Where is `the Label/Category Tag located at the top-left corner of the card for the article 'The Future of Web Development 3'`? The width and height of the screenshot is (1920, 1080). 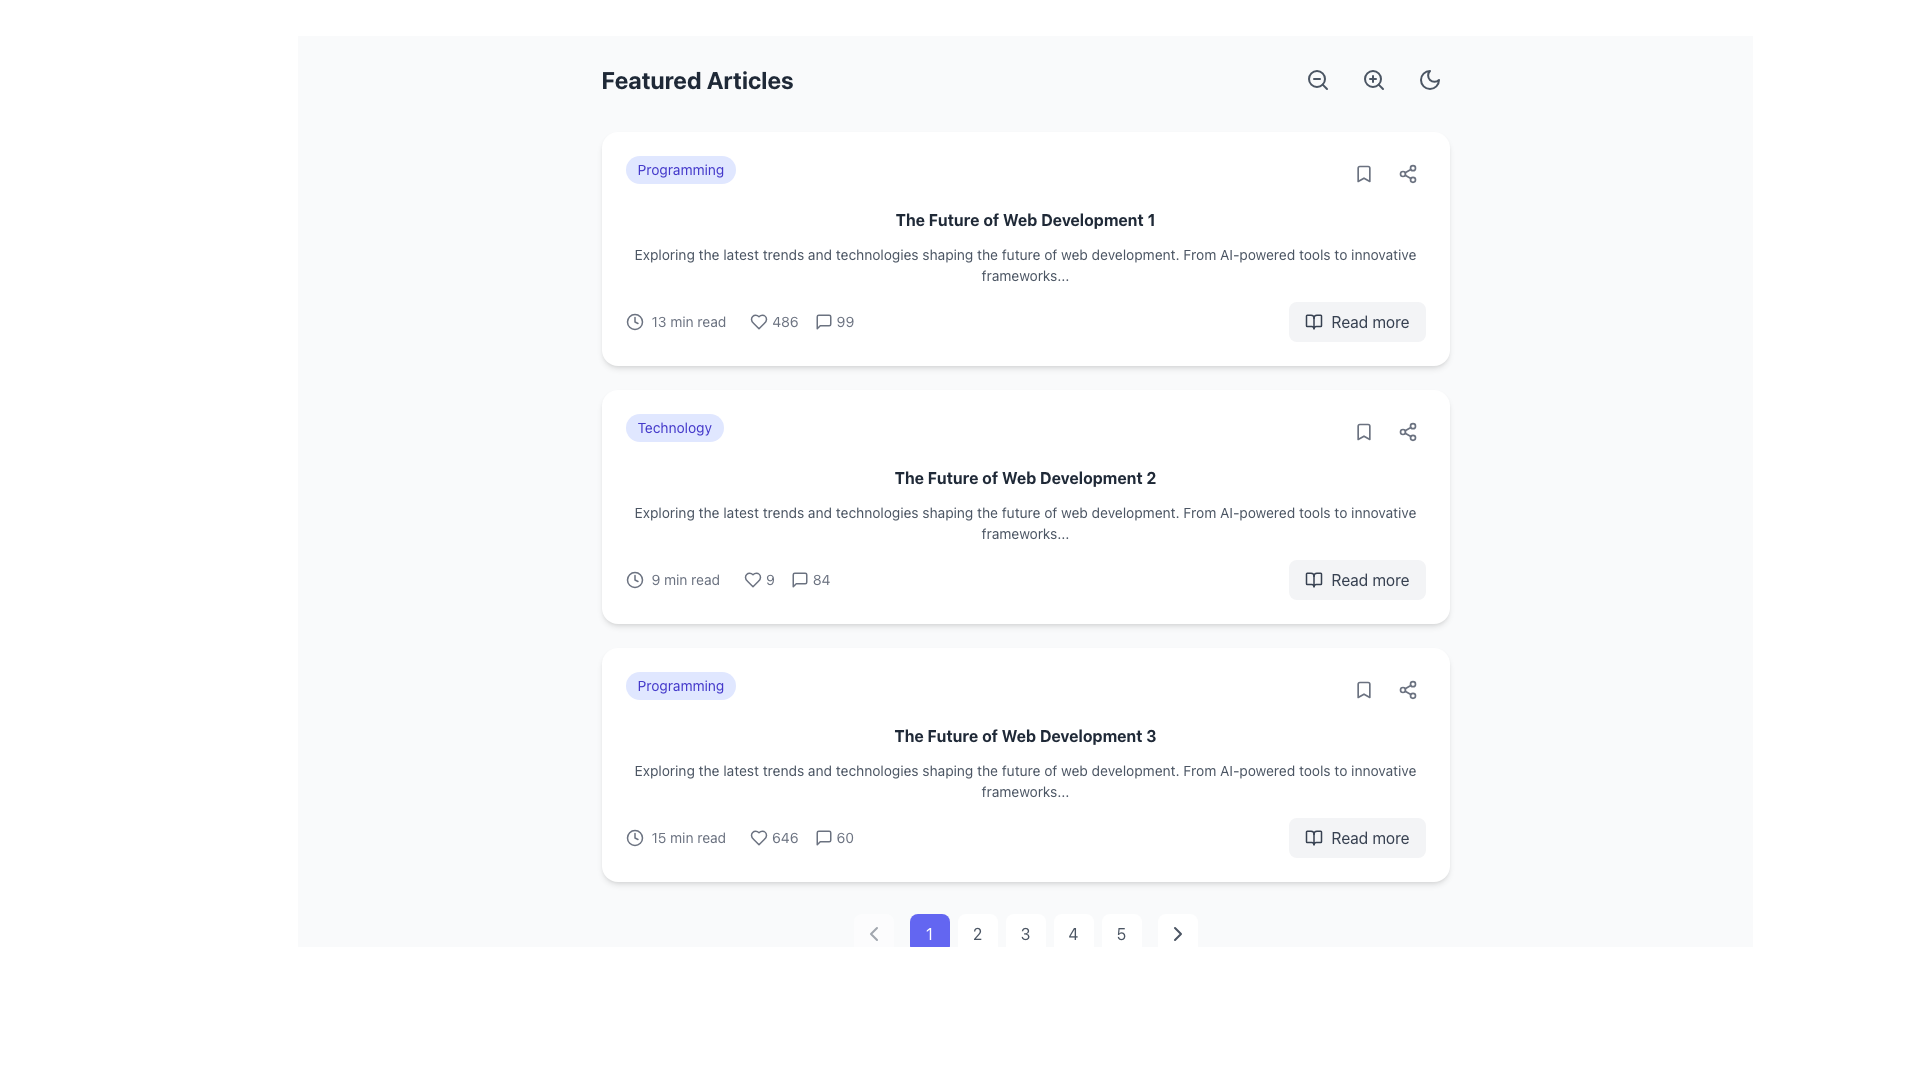 the Label/Category Tag located at the top-left corner of the card for the article 'The Future of Web Development 3' is located at coordinates (680, 685).